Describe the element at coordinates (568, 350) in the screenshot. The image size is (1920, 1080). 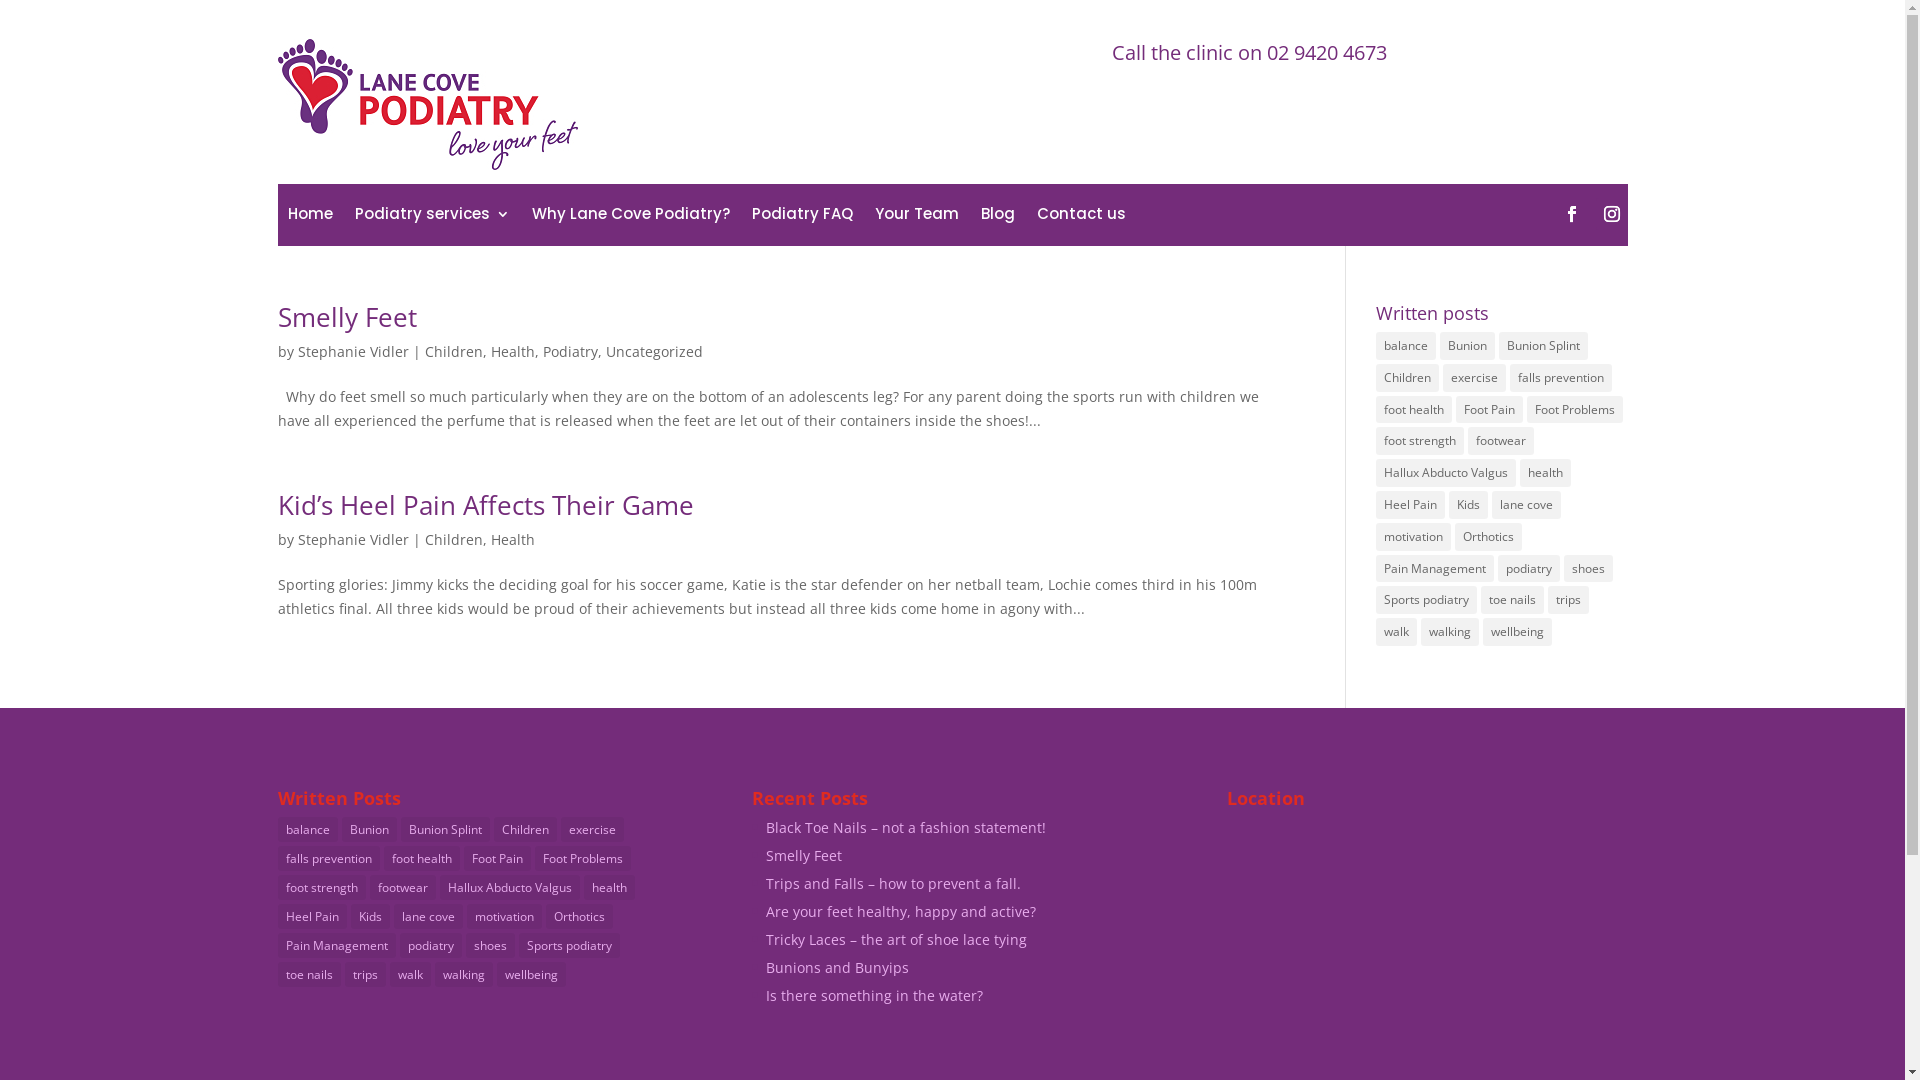
I see `'Podiatry'` at that location.